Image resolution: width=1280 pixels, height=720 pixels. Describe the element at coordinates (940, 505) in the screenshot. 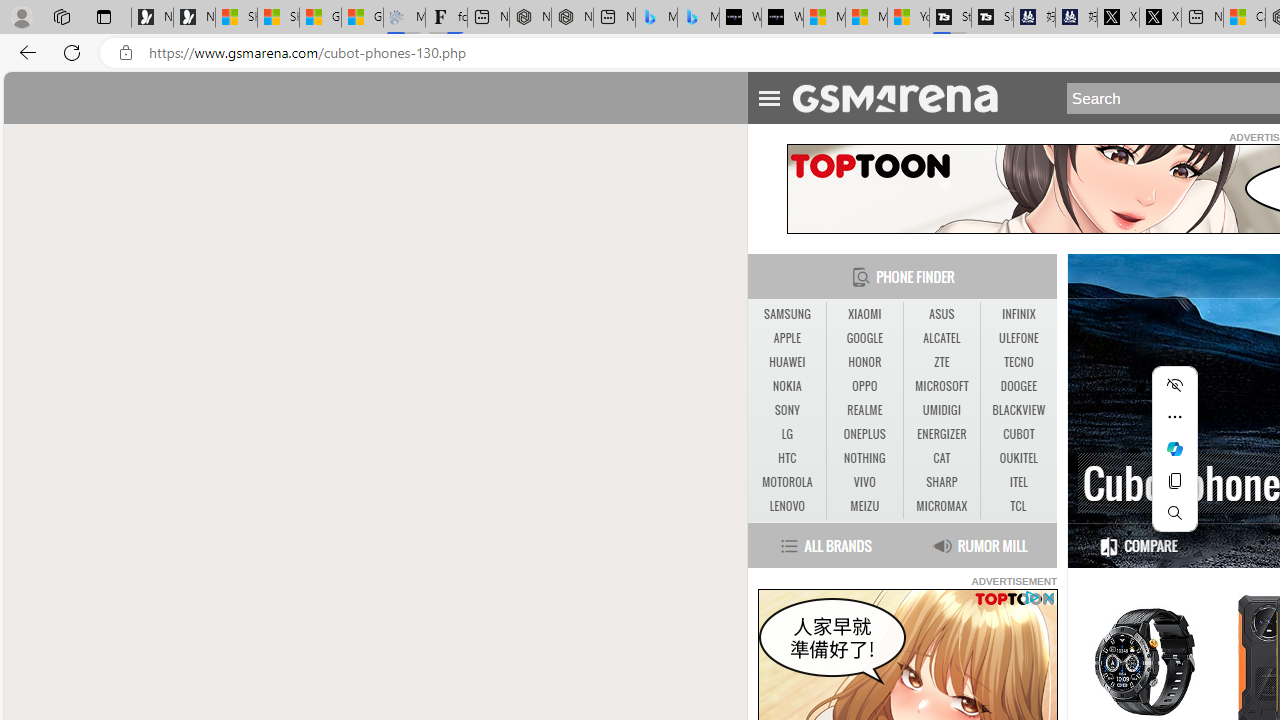

I see `'MICROMAX'` at that location.